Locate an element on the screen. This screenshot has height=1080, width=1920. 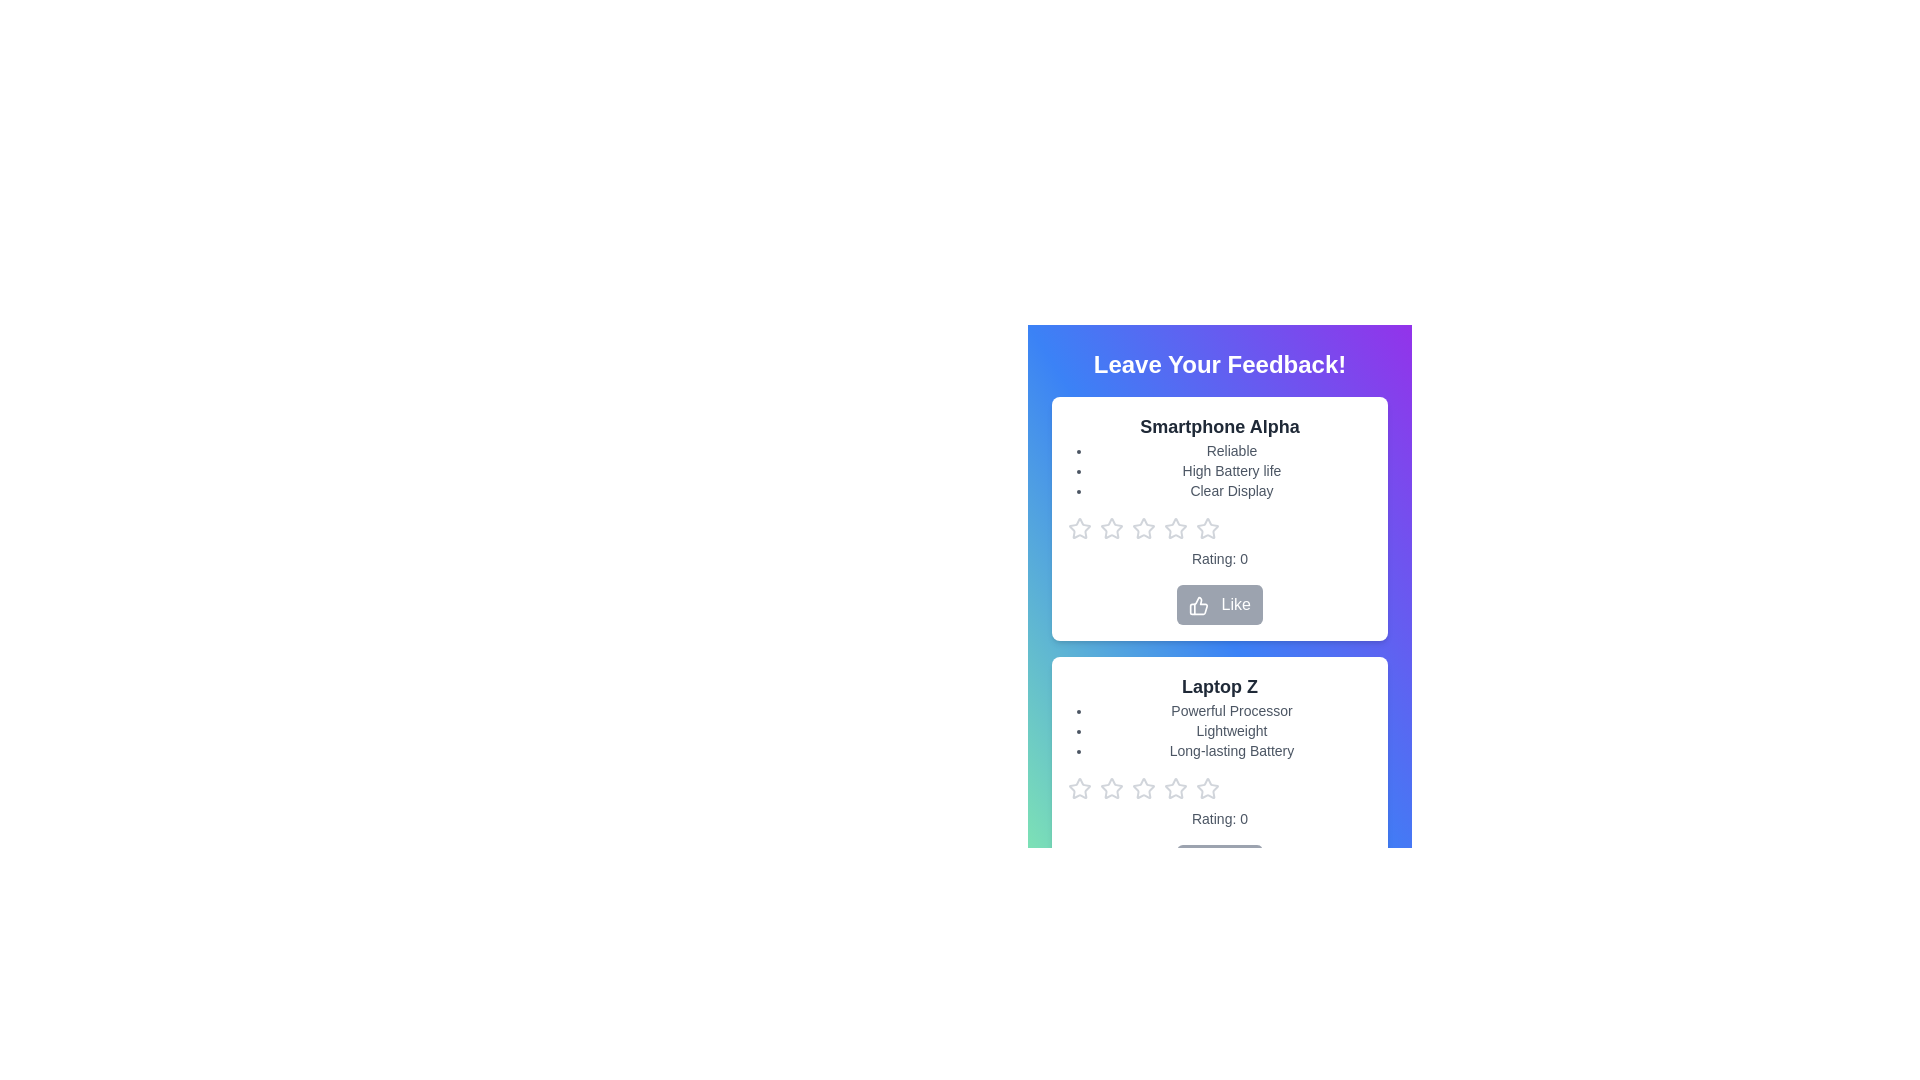
the second star icon in the rating component under the 'Smartphone Alpha' section title to rate the item is located at coordinates (1143, 527).